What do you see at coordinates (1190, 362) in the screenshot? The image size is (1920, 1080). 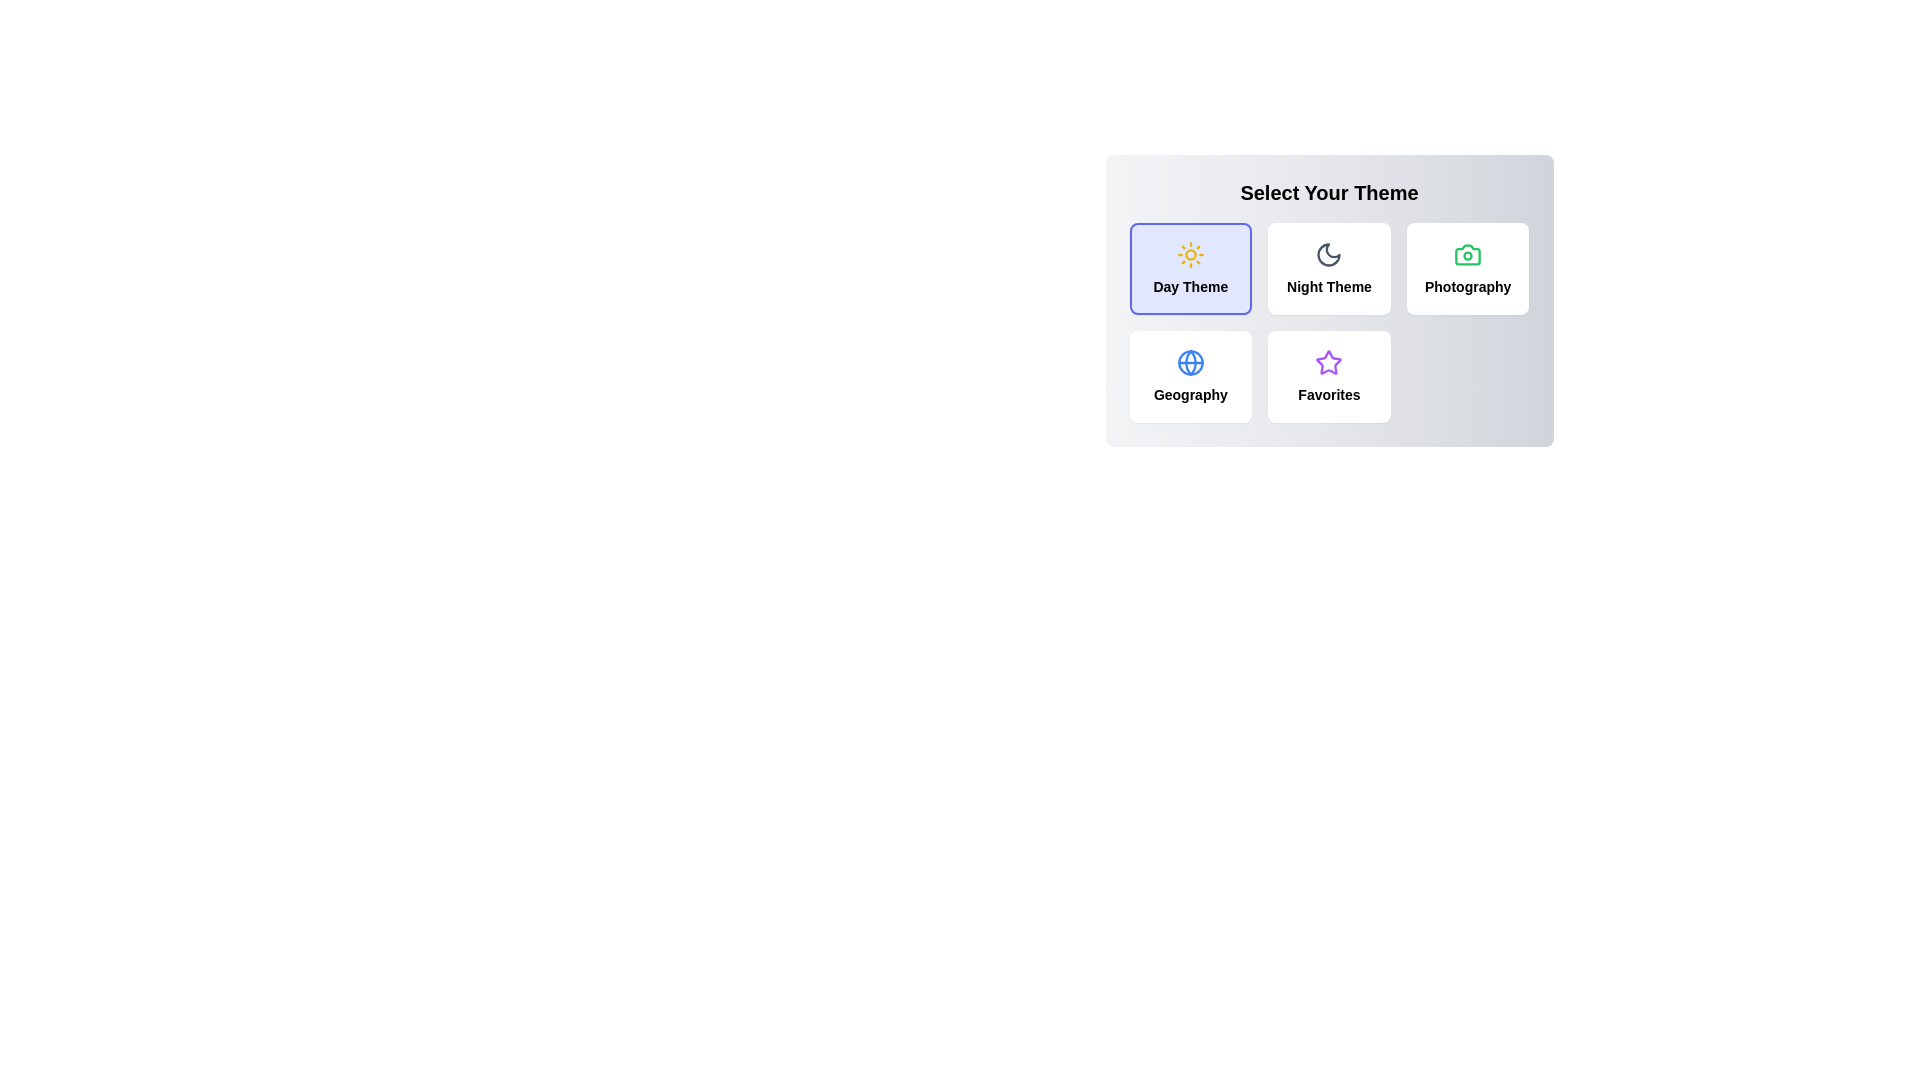 I see `the Geography icon located in the bottom-left corner of the themes section` at bounding box center [1190, 362].